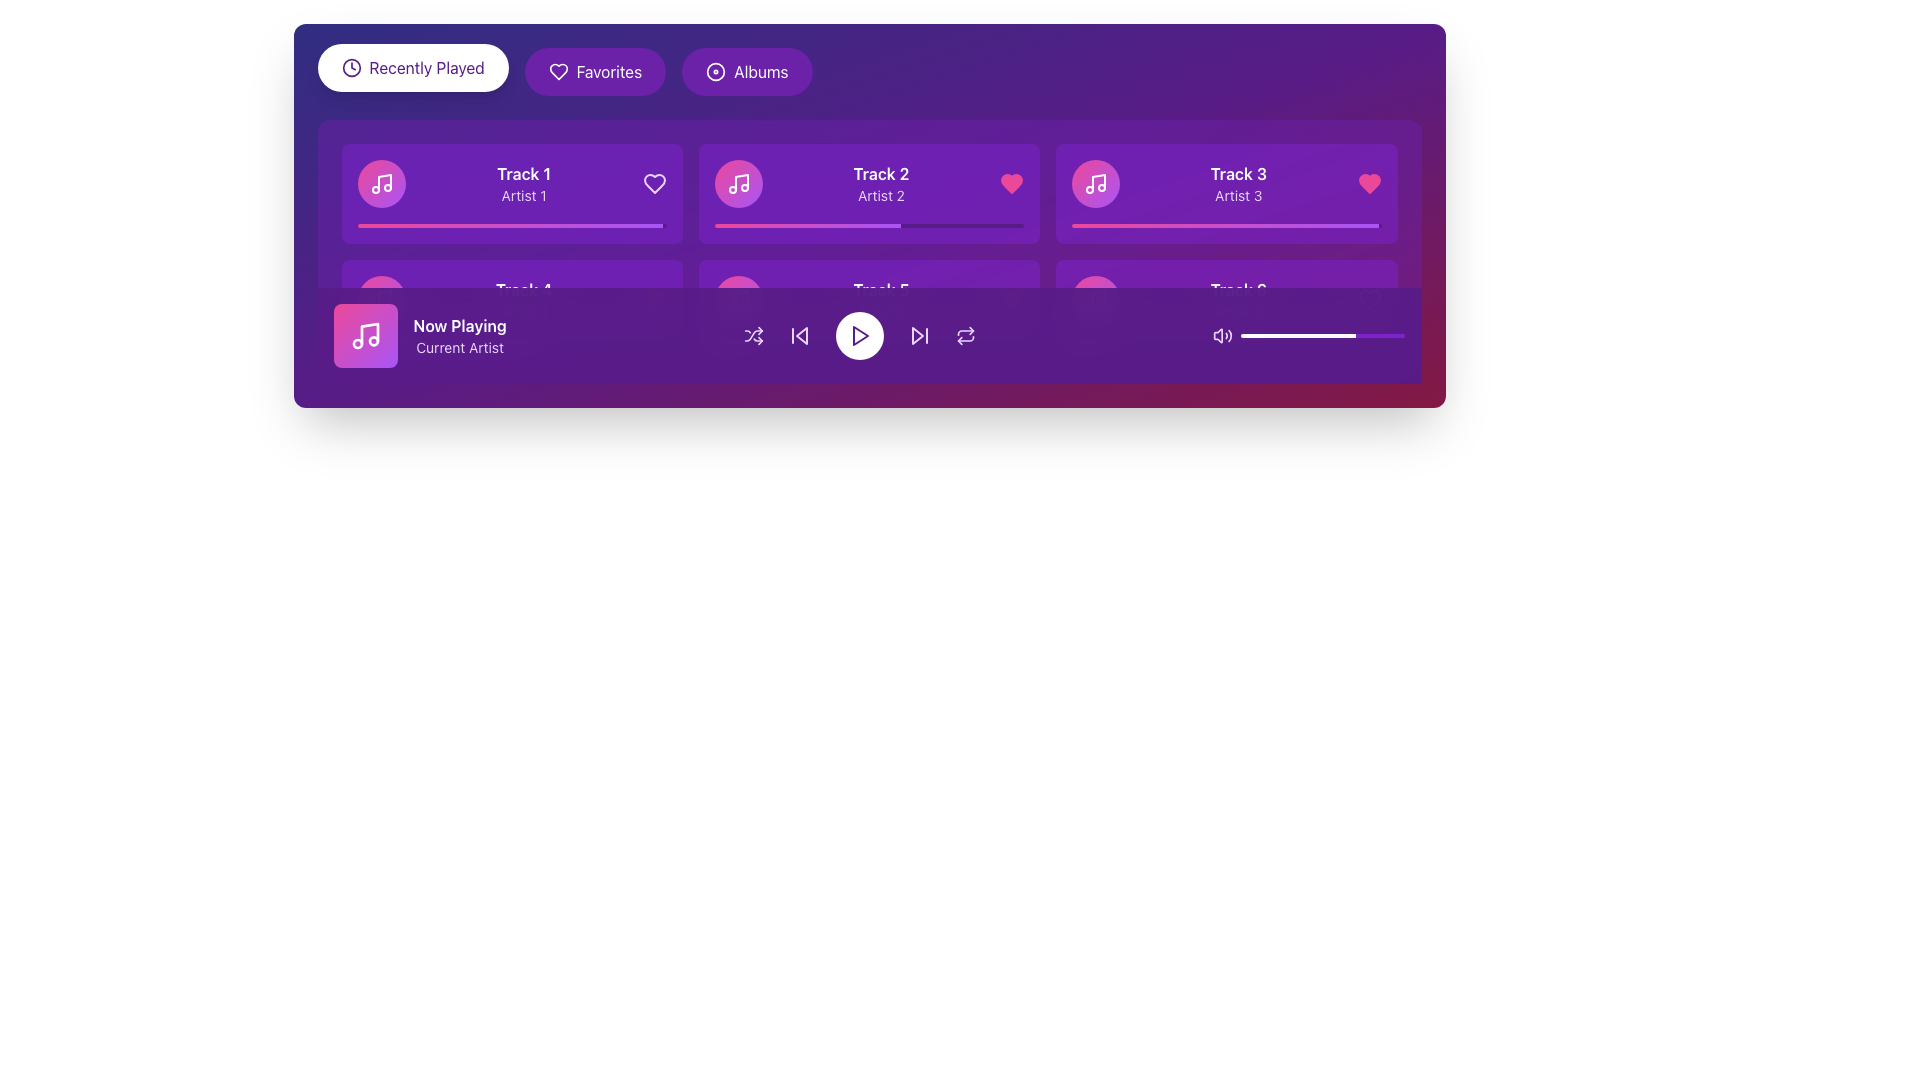  I want to click on the music icon in the 'Track 2 Artist 2' card located in the top row of the music grid, so click(737, 184).